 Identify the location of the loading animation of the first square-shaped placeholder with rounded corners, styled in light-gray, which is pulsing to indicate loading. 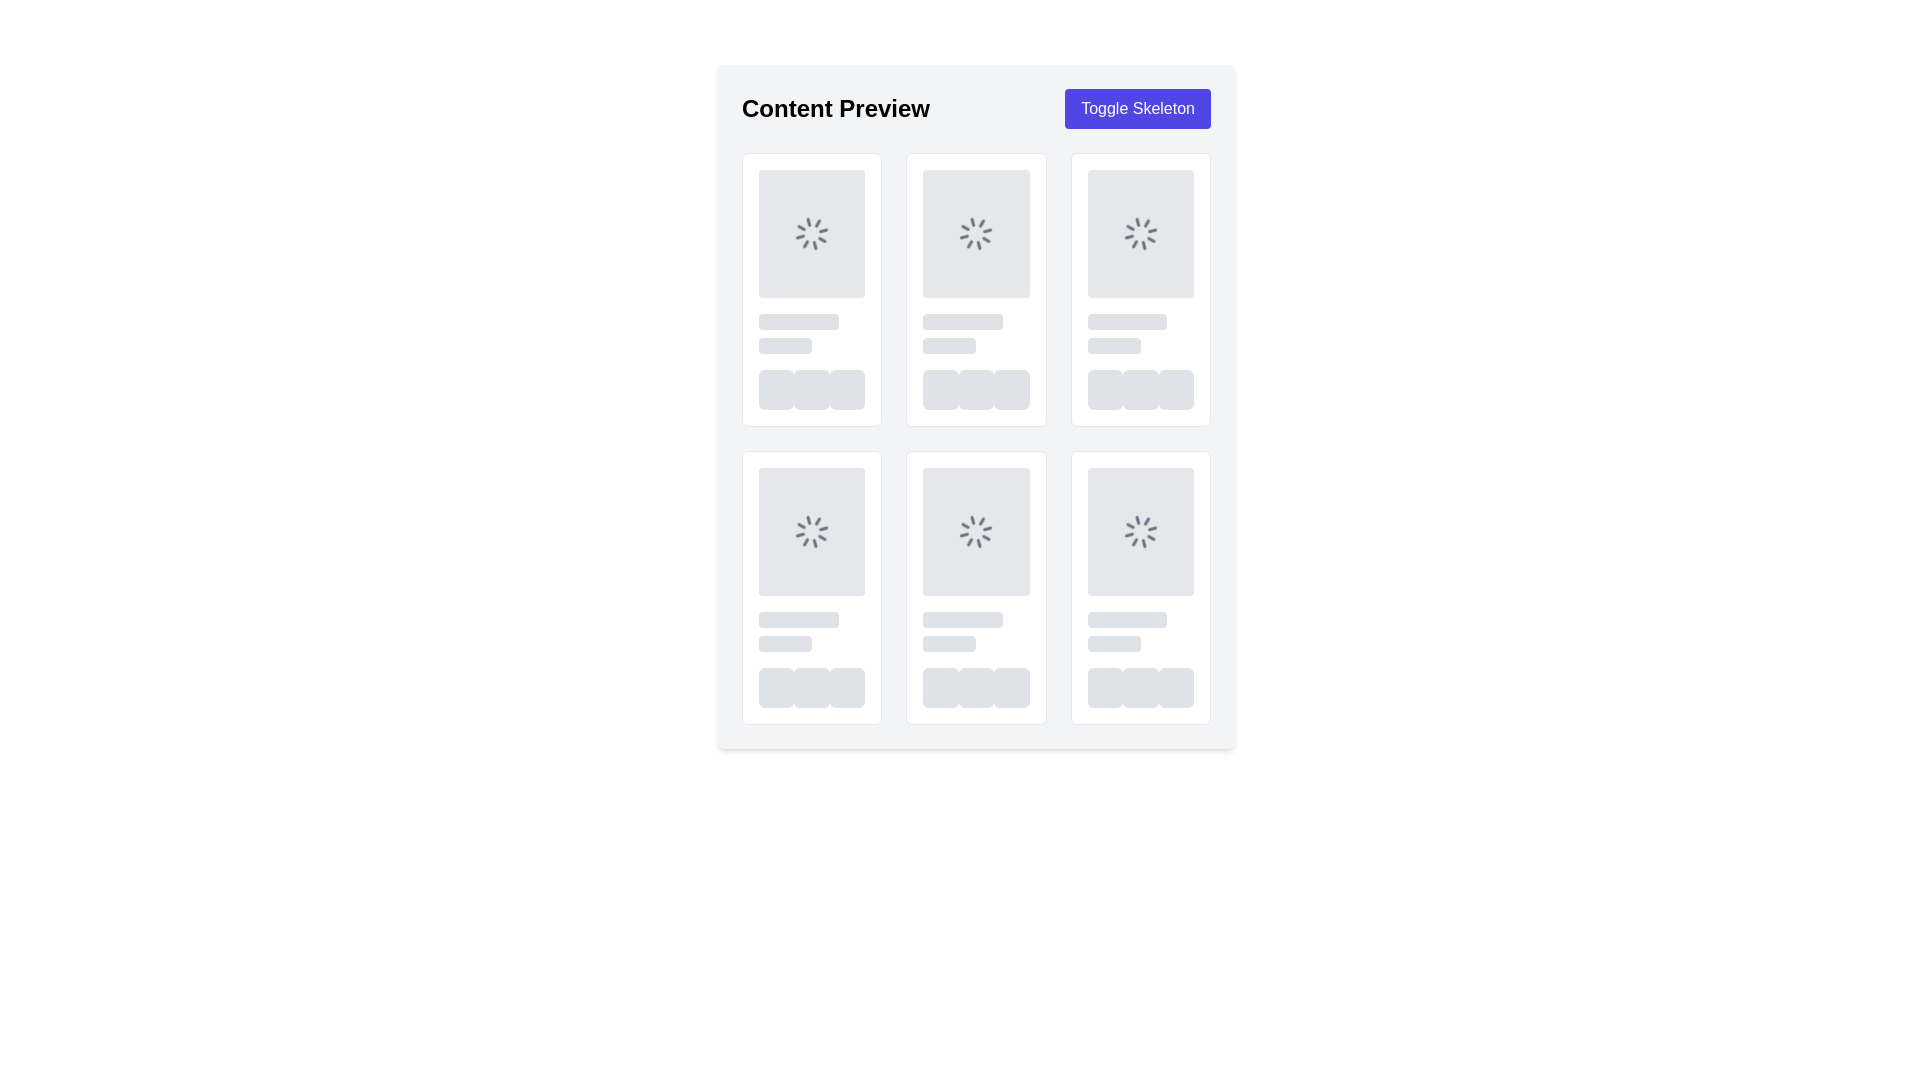
(1104, 686).